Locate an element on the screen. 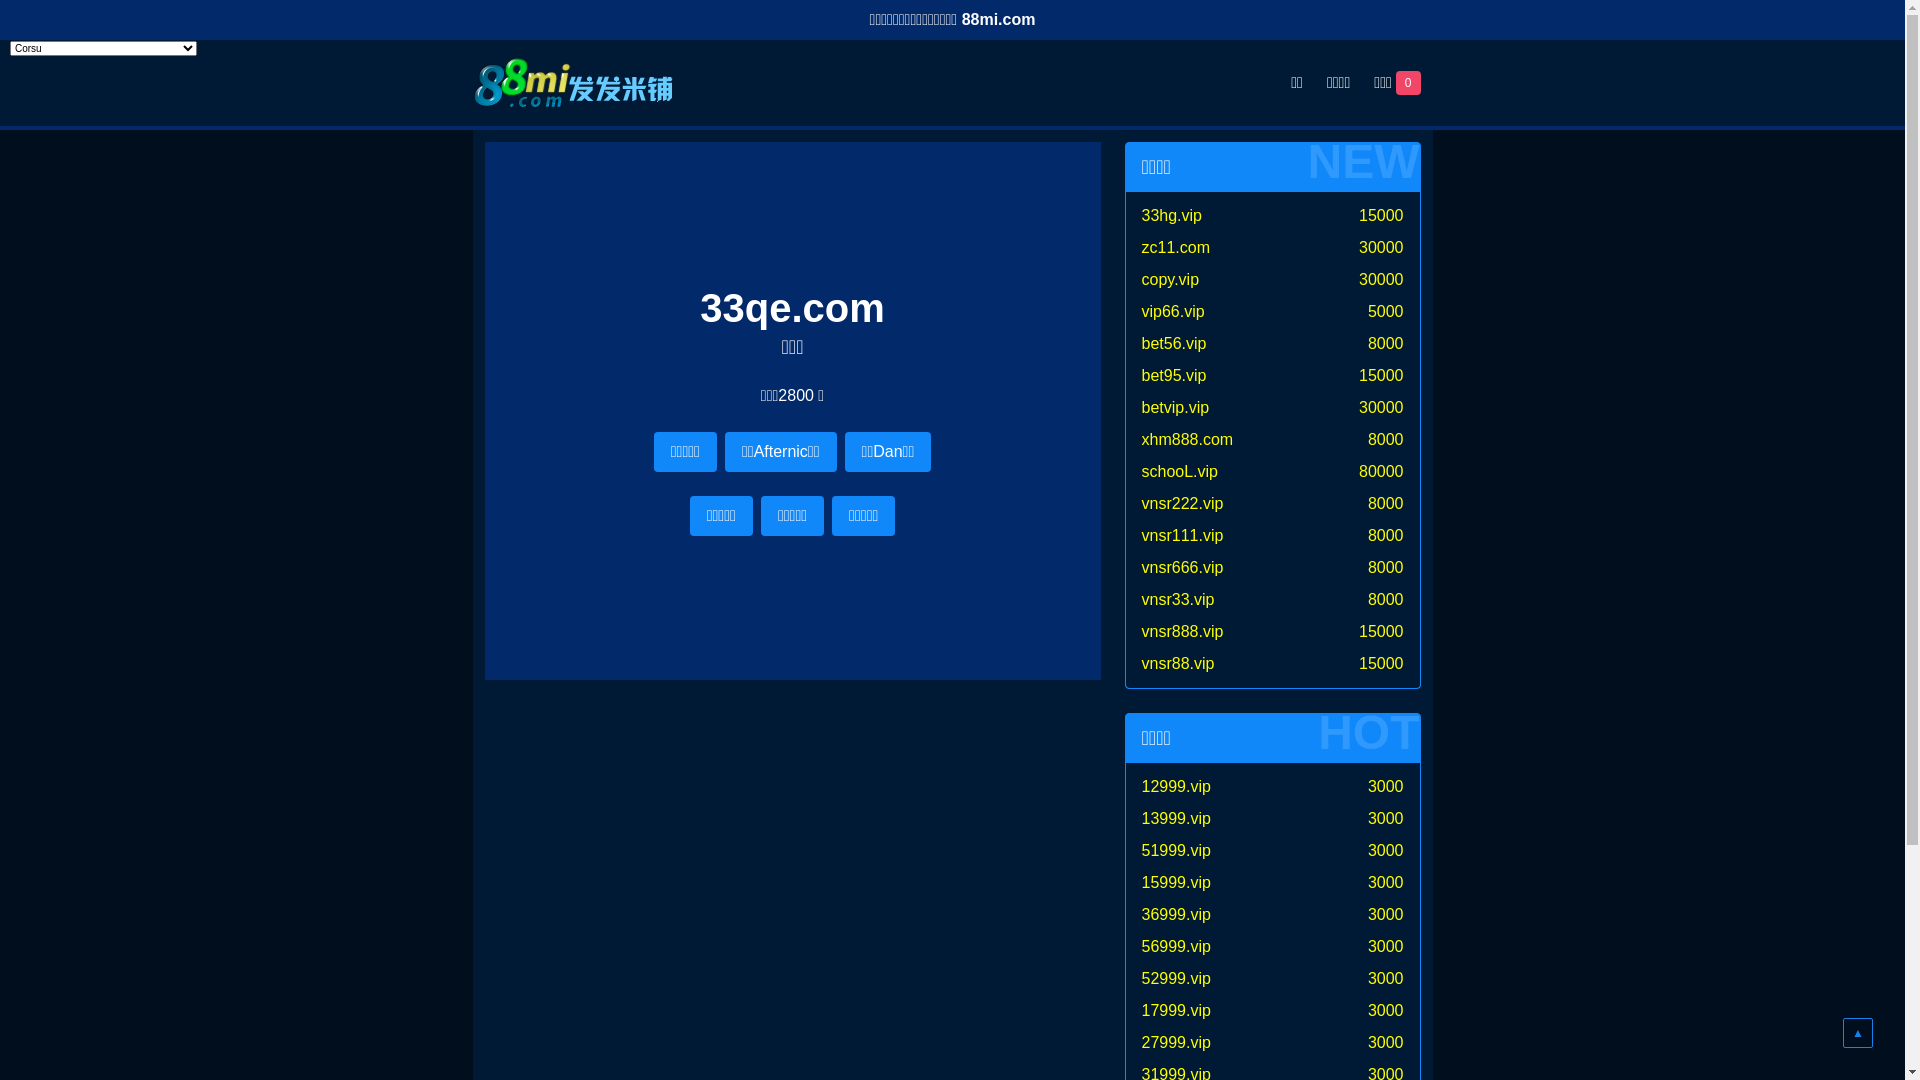 Image resolution: width=1920 pixels, height=1080 pixels. 'zc11.com' is located at coordinates (1176, 246).